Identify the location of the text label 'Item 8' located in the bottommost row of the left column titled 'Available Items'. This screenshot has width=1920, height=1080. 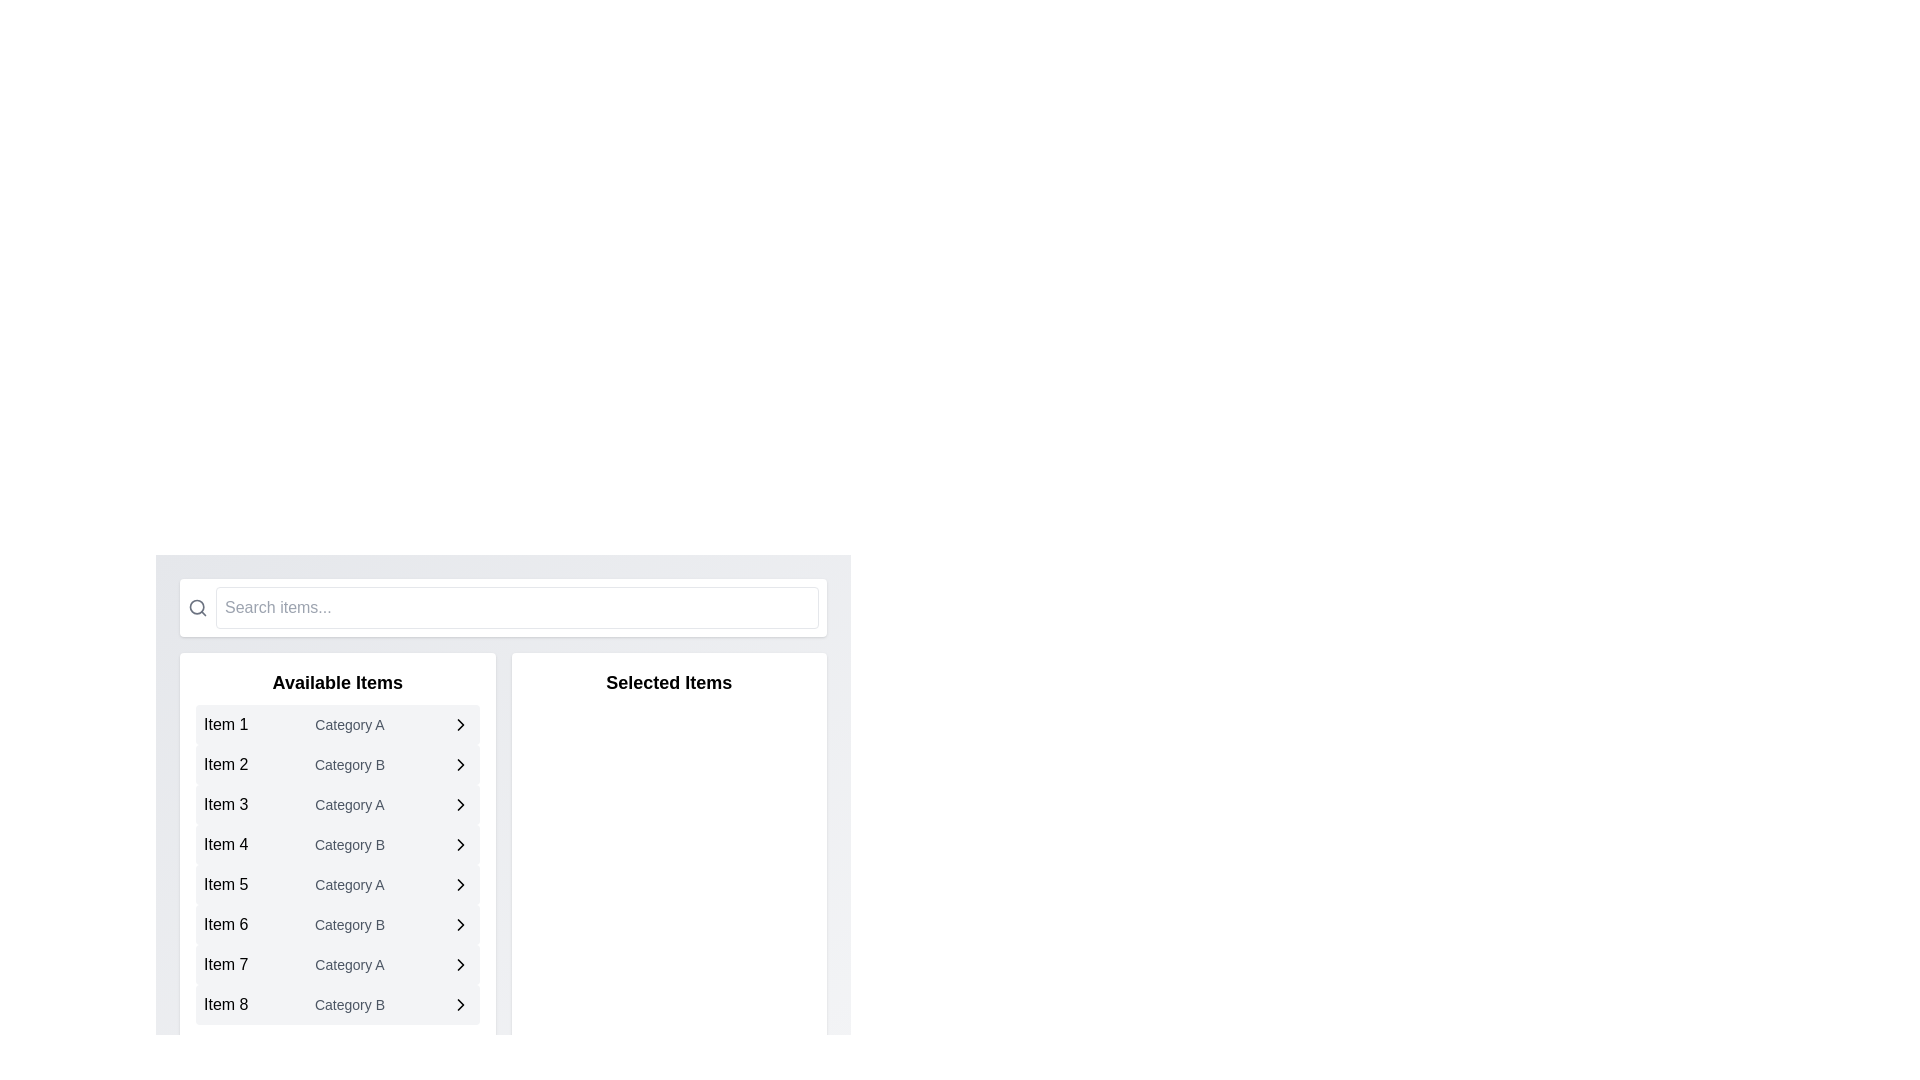
(225, 1005).